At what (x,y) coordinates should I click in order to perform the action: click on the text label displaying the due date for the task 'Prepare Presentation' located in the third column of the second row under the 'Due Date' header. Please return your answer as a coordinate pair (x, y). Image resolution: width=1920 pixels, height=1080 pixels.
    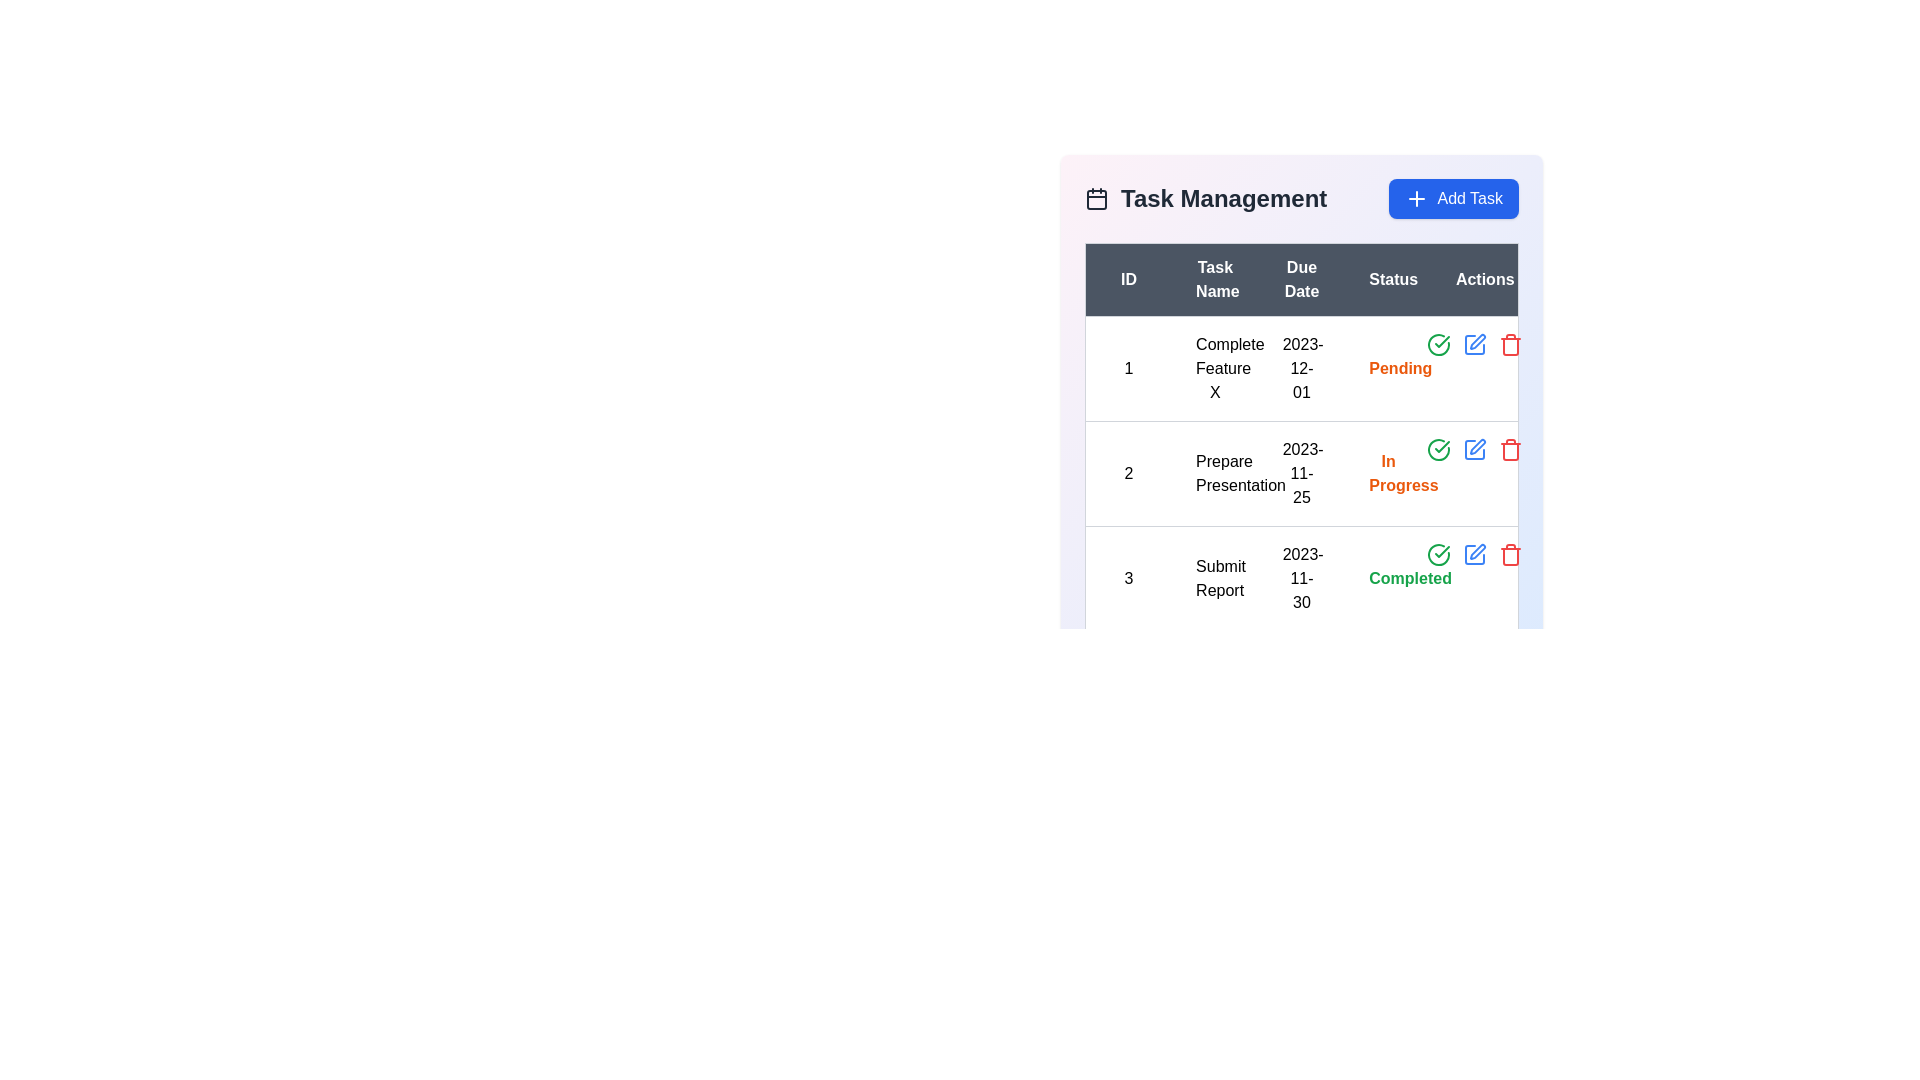
    Looking at the image, I should click on (1301, 474).